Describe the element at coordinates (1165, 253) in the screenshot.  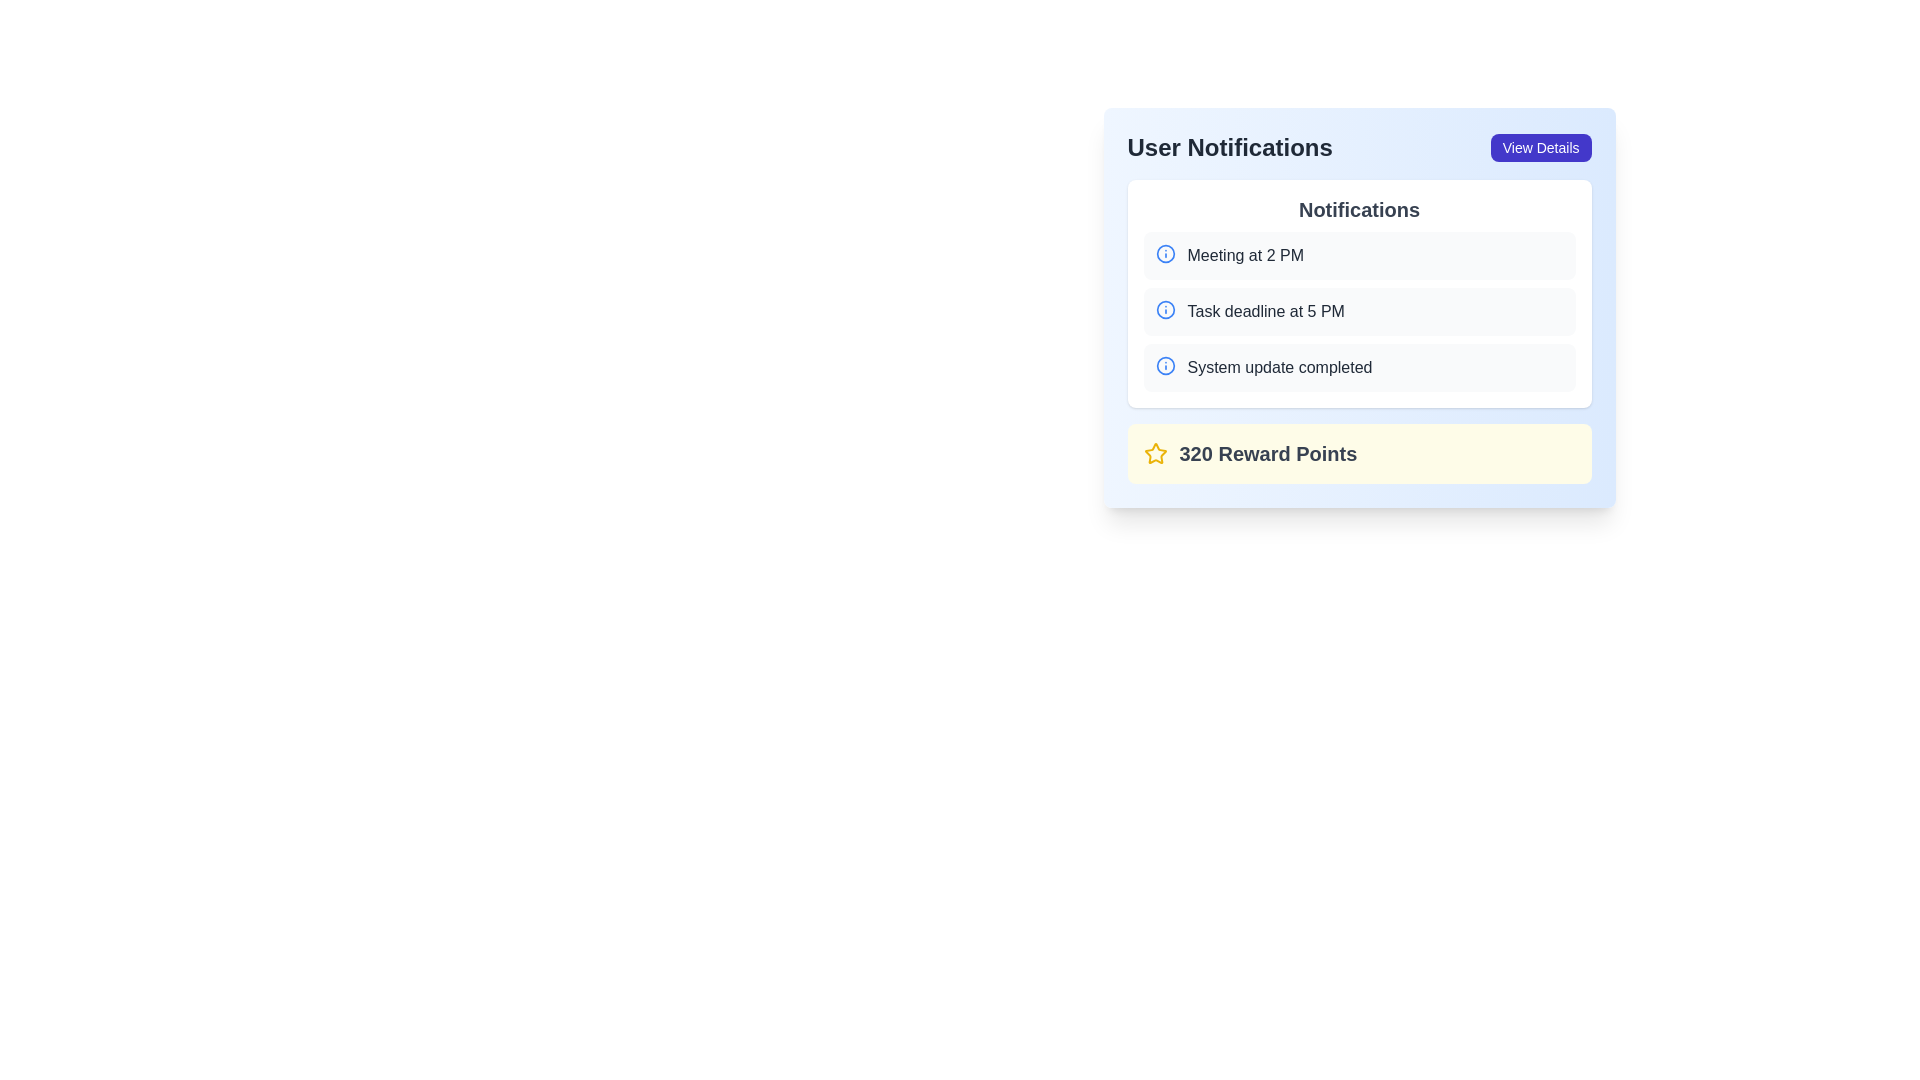
I see `the information icon that signifies additional details related to the notification 'Meeting at 2 PM', which is the first item in the notifications list` at that location.